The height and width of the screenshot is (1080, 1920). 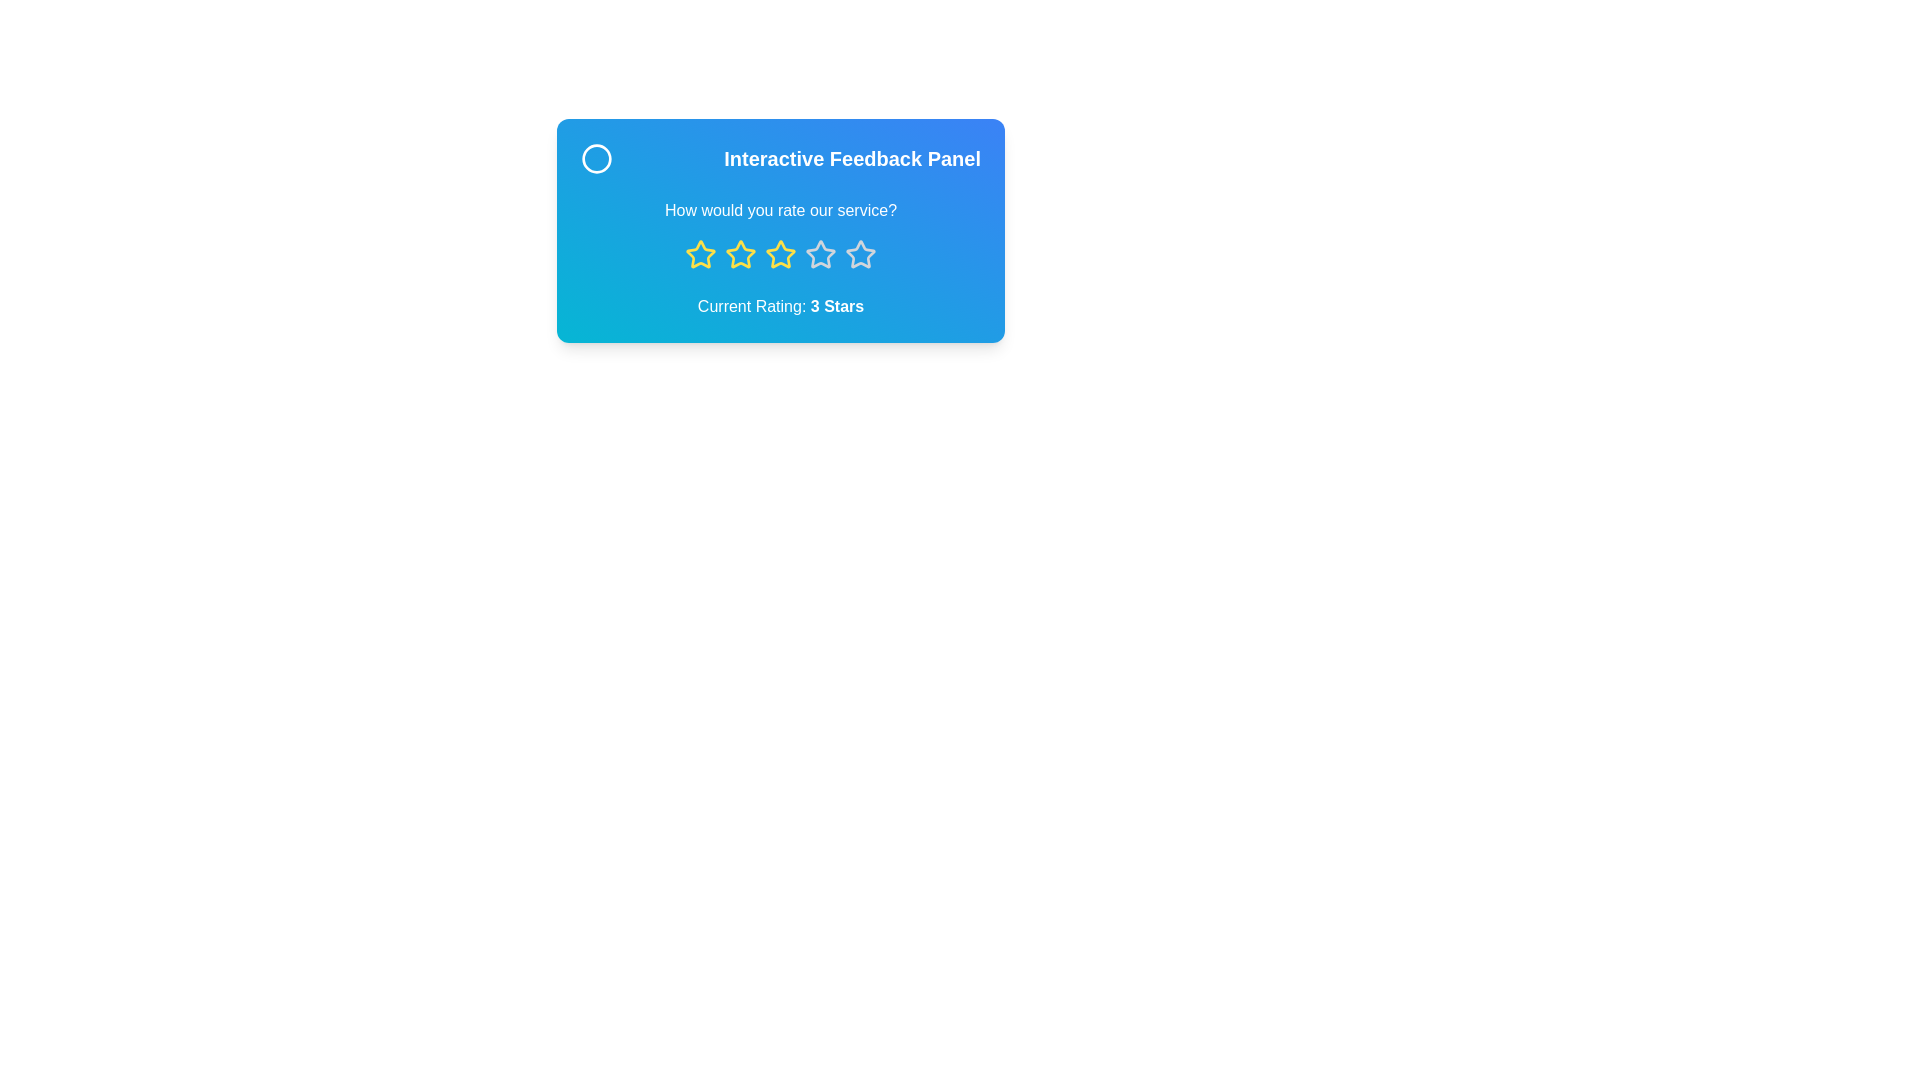 I want to click on the SVG Circle located at the top-left corner of the feedback panel, next to the title 'Interactive Feedback Panel', so click(x=595, y=157).